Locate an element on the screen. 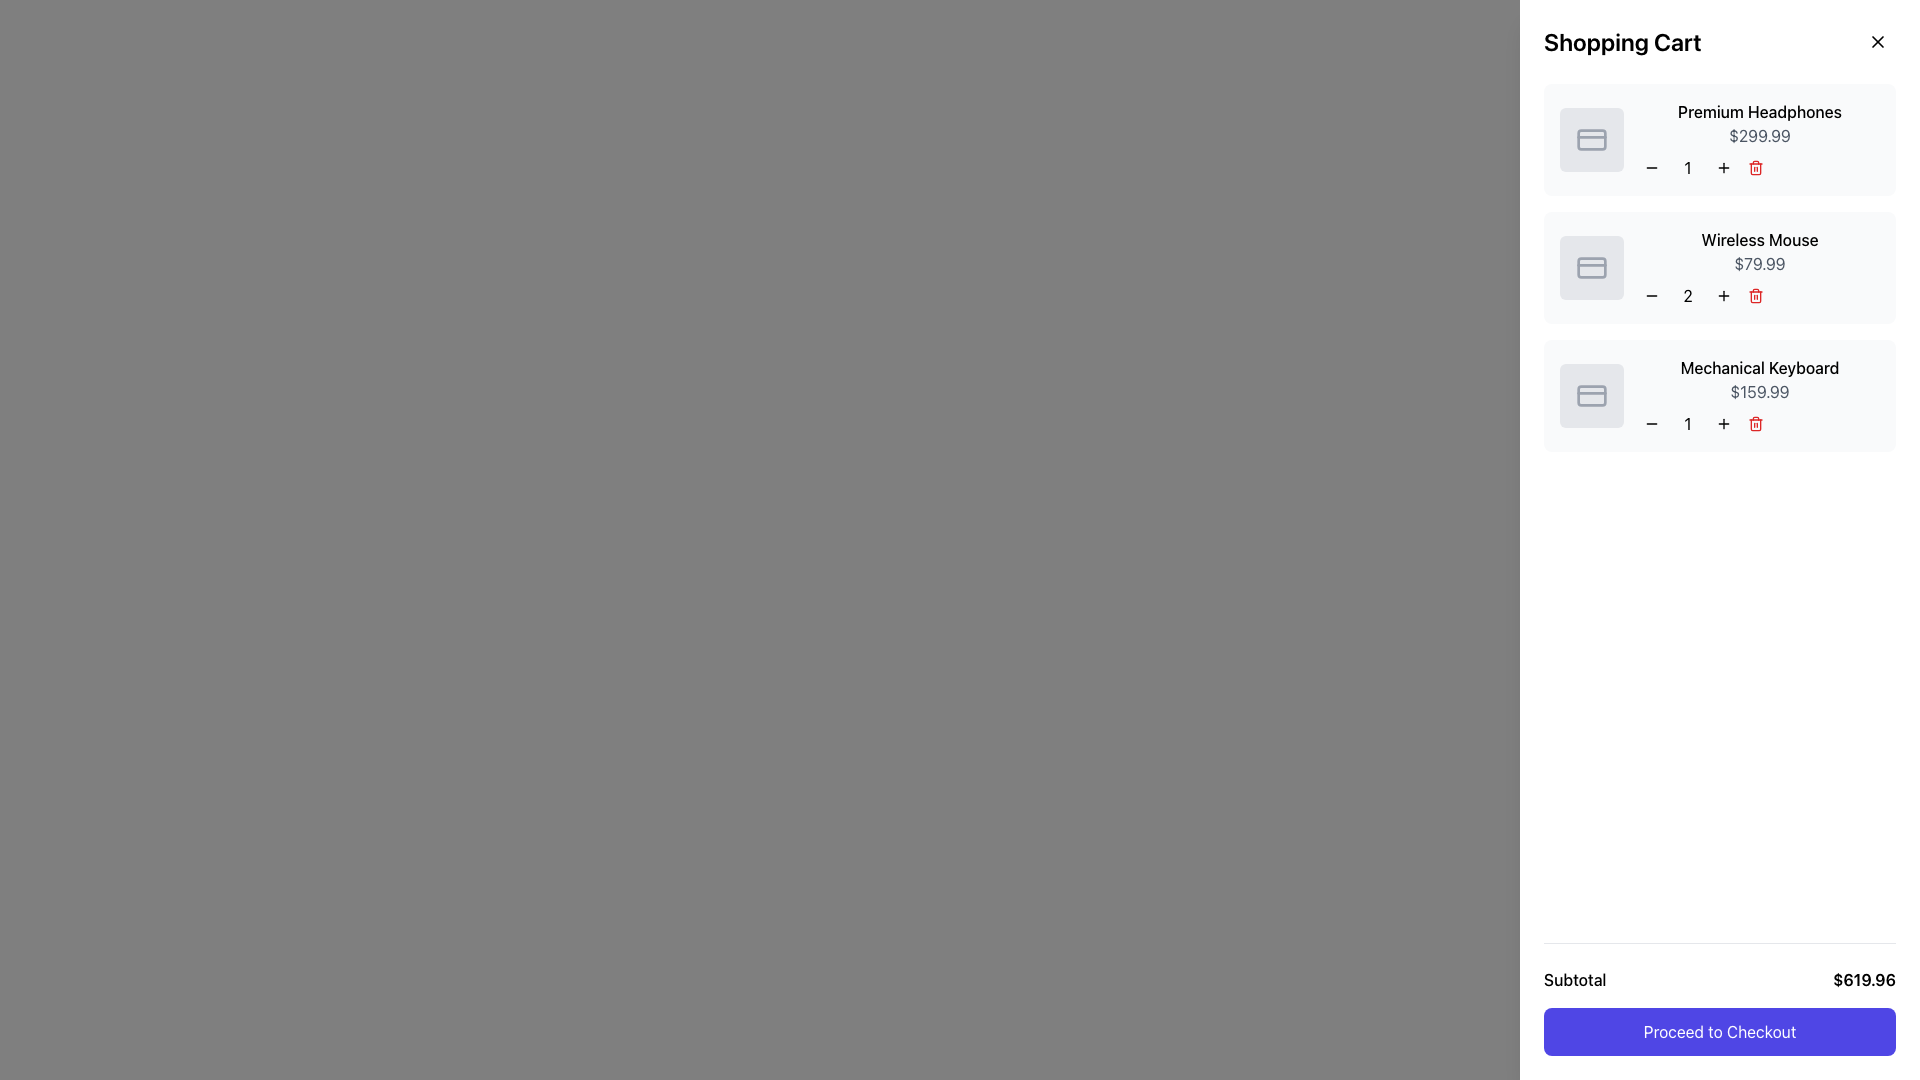  the red outlined trashcan icon button associated with the 'Premium Headphones' item is located at coordinates (1760, 167).